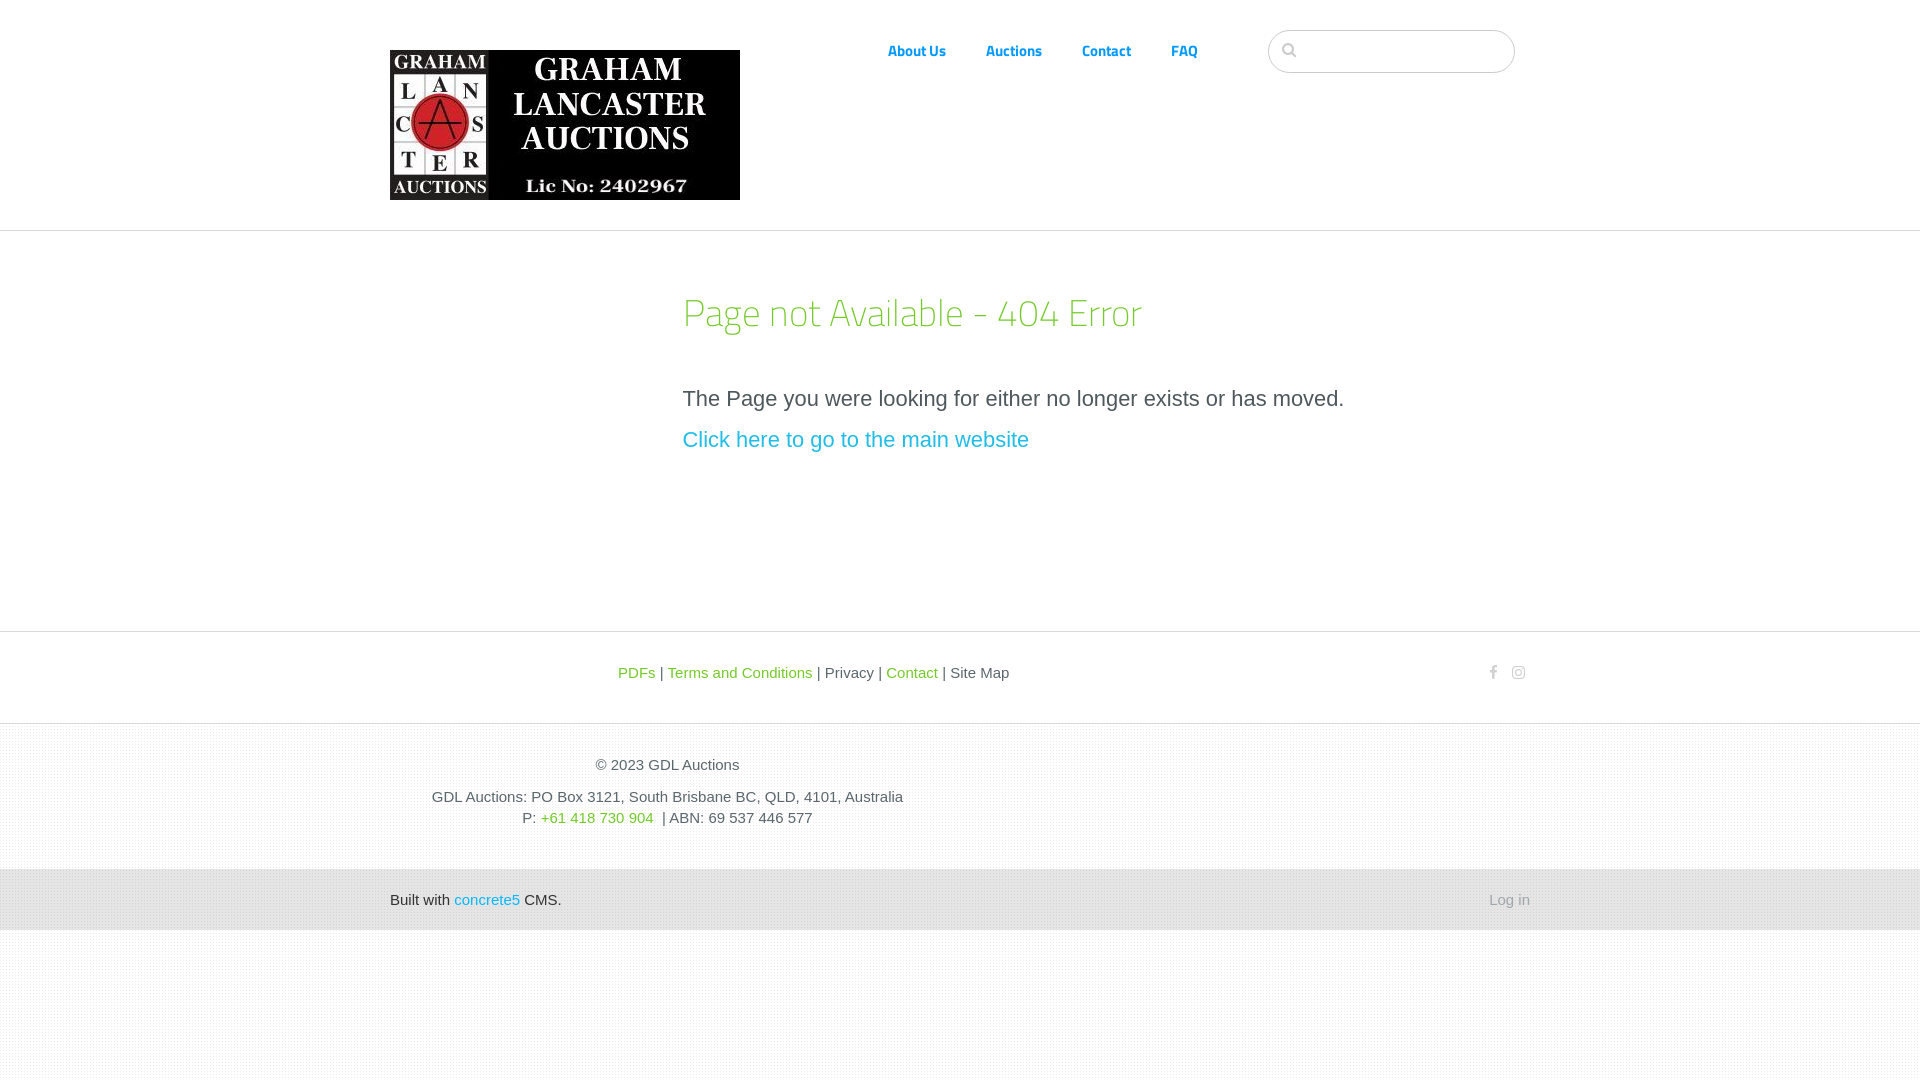  Describe the element at coordinates (911, 672) in the screenshot. I see `'Contact'` at that location.